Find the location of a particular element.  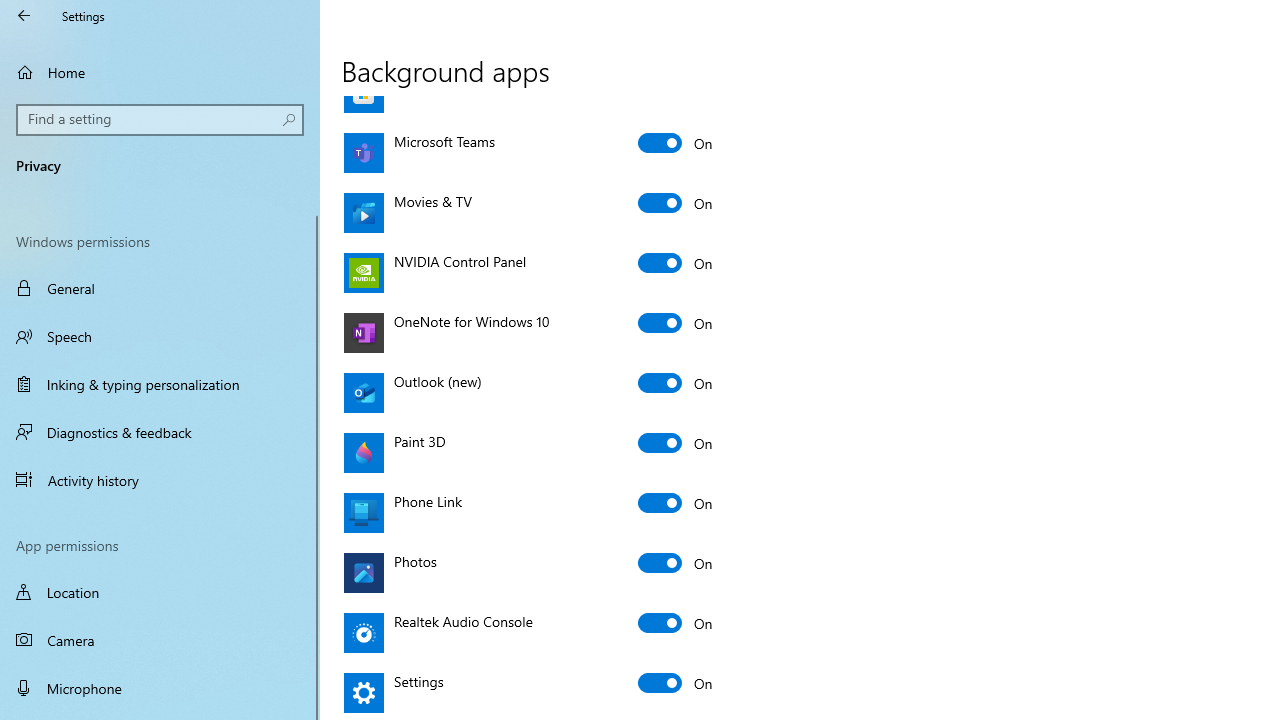

'General' is located at coordinates (160, 288).